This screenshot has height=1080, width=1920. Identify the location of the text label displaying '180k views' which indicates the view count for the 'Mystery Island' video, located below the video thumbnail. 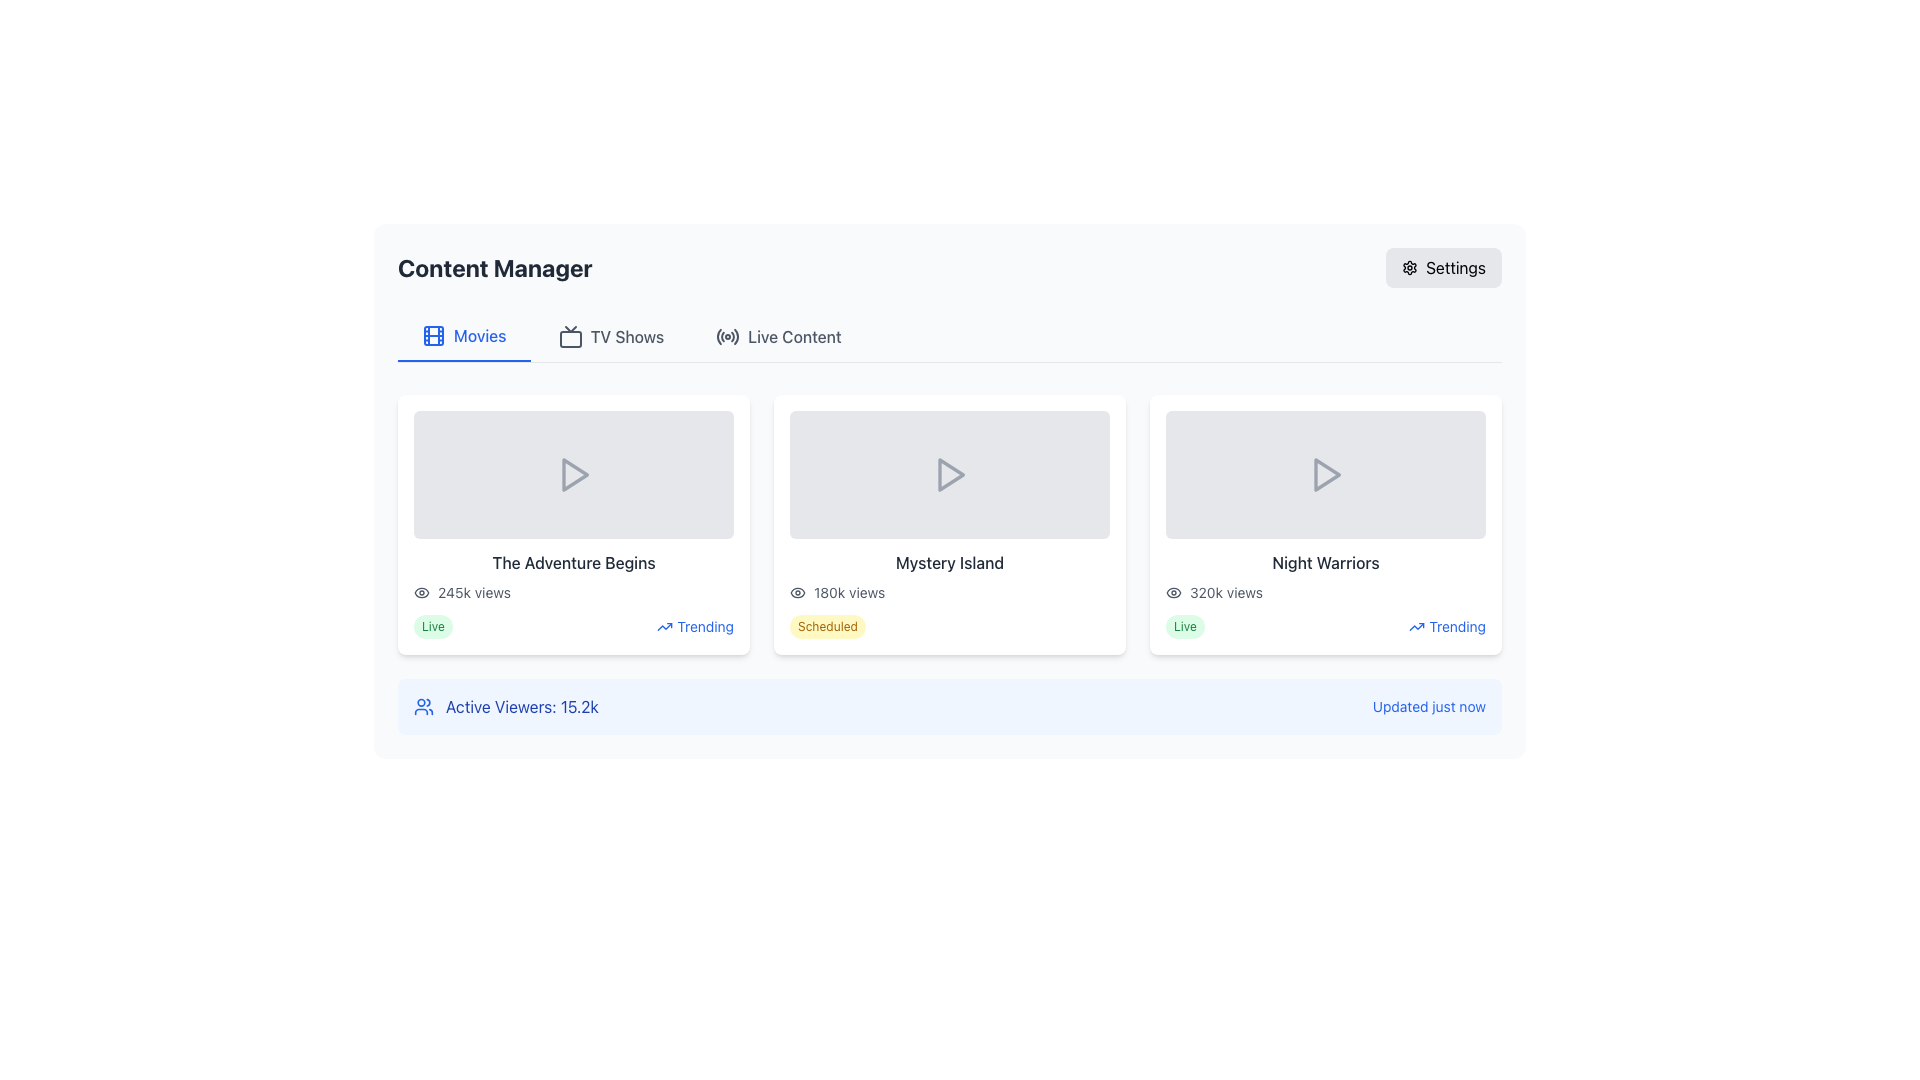
(849, 592).